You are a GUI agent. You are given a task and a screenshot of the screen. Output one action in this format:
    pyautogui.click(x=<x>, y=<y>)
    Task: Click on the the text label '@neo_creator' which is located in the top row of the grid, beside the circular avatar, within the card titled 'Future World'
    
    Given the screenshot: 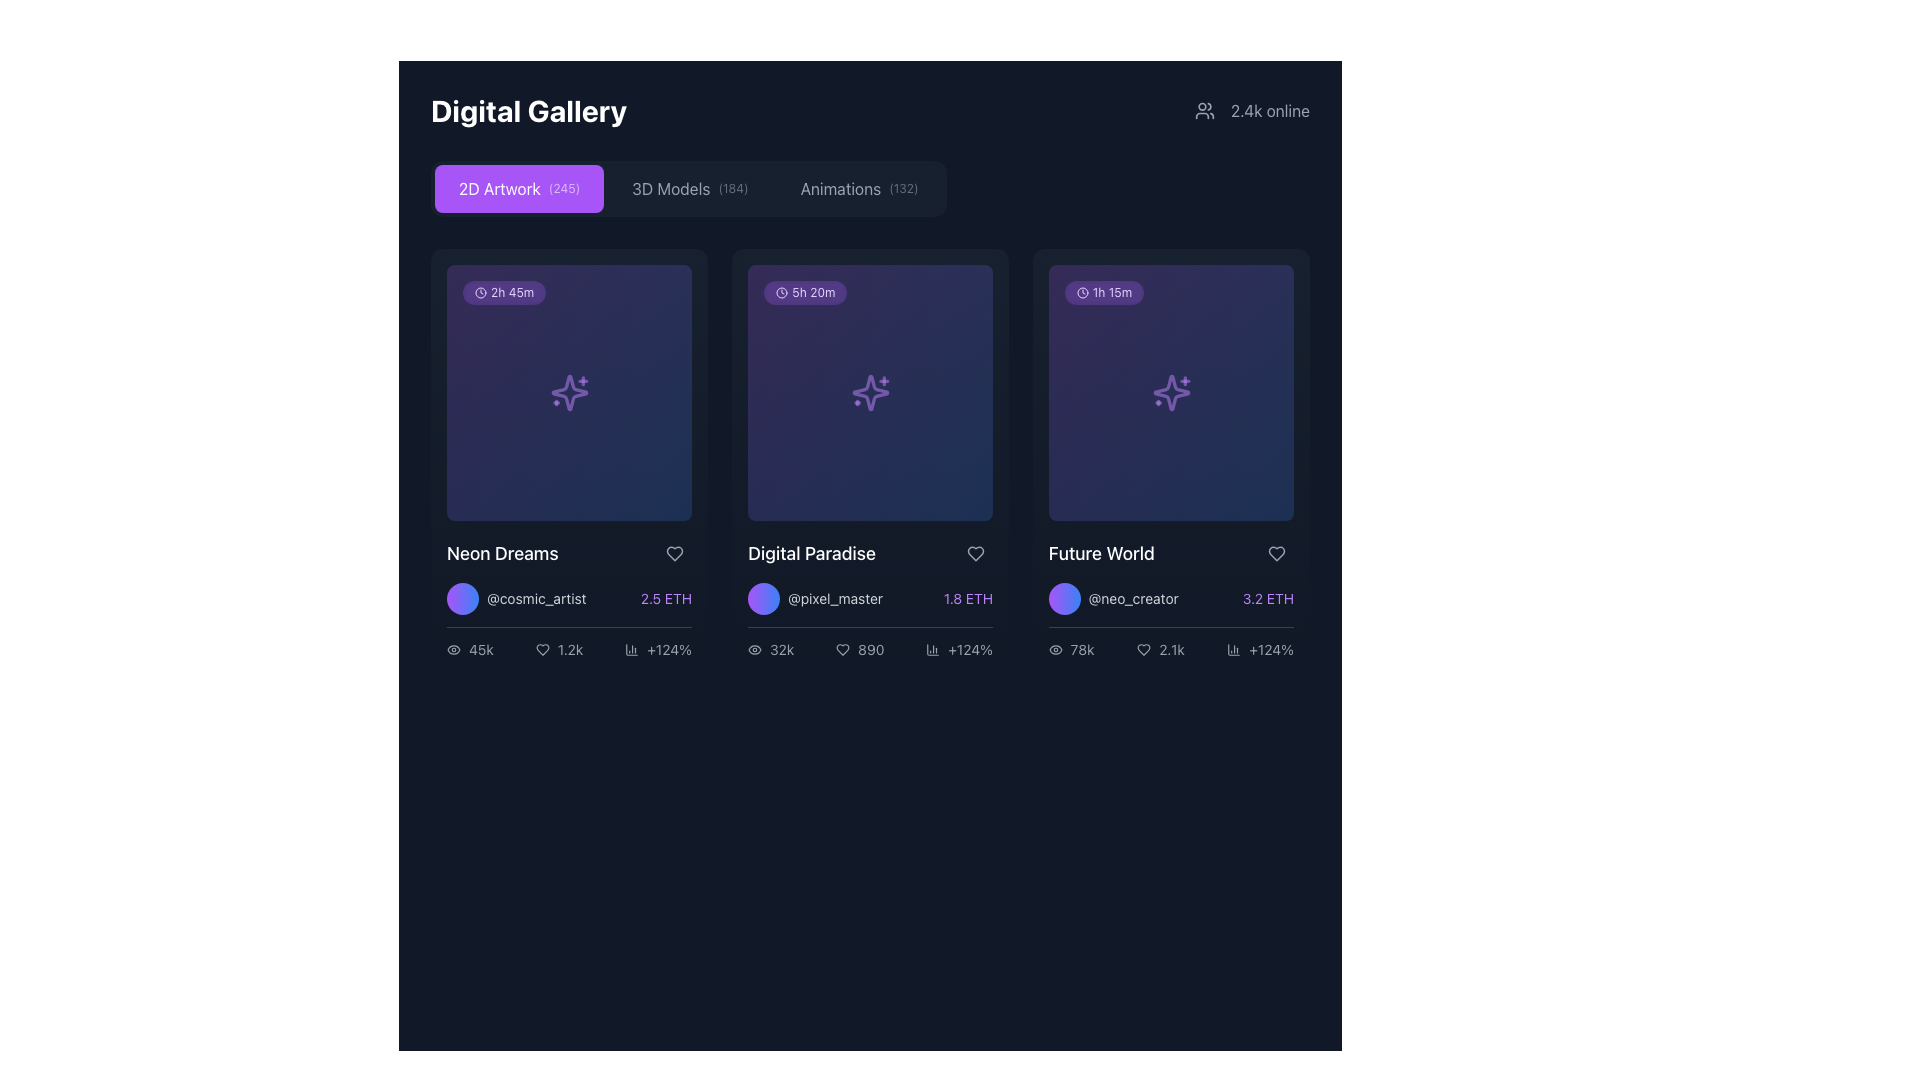 What is the action you would take?
    pyautogui.click(x=1134, y=597)
    